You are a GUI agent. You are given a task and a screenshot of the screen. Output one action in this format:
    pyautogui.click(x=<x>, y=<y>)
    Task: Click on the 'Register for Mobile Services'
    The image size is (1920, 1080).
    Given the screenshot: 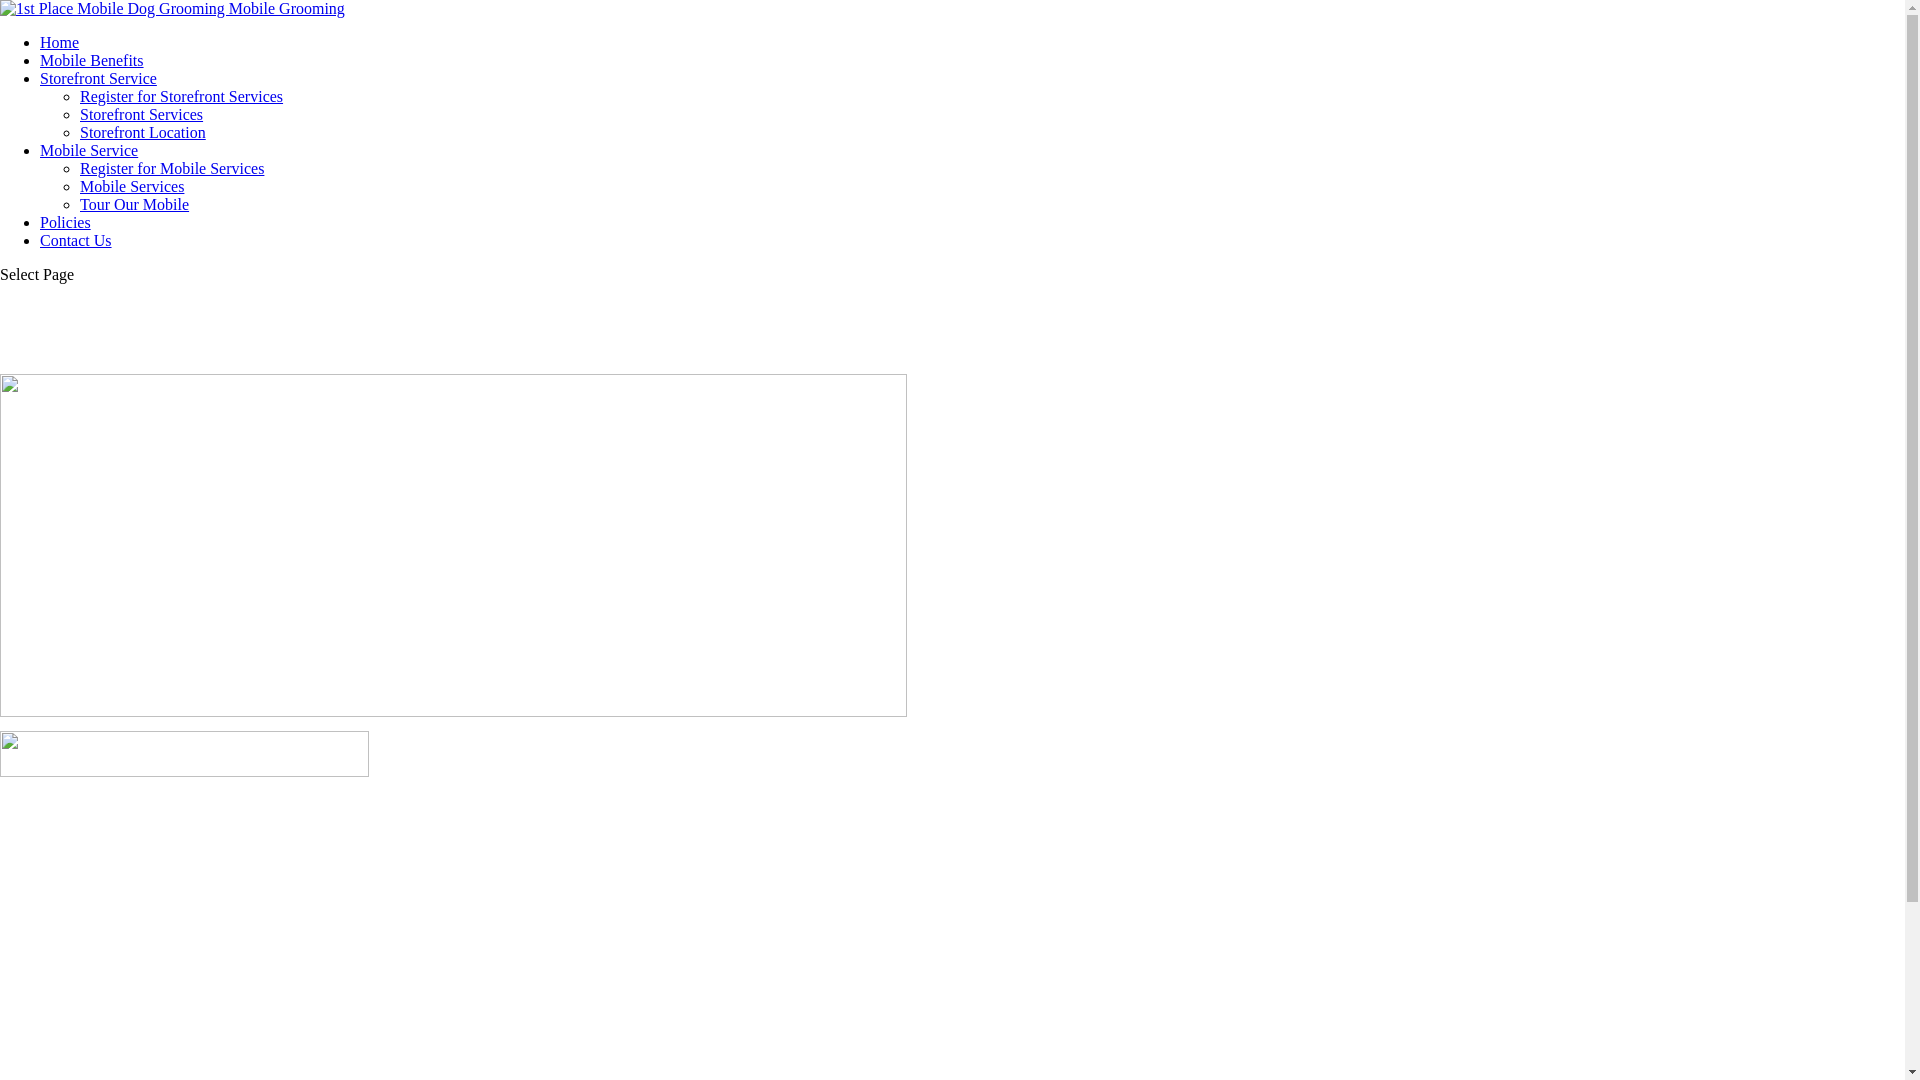 What is the action you would take?
    pyautogui.click(x=172, y=167)
    